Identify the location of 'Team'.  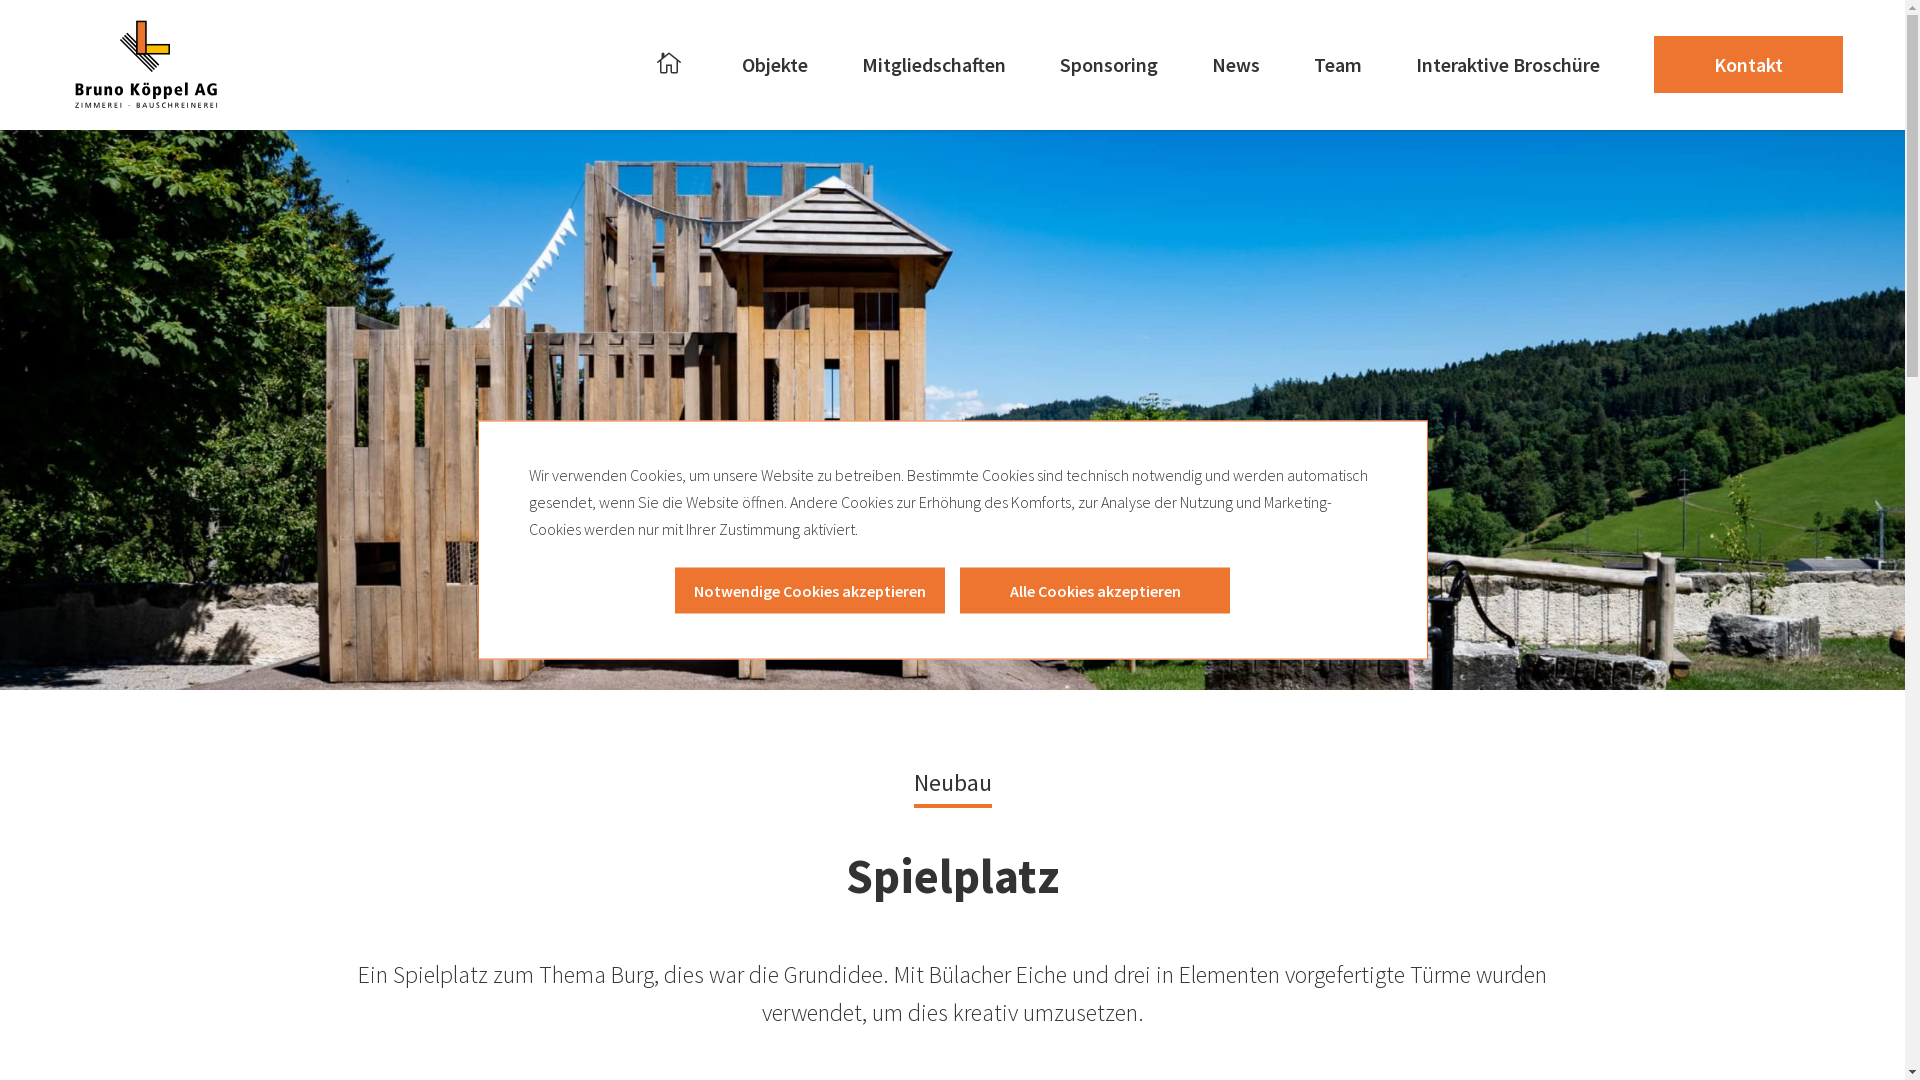
(1338, 64).